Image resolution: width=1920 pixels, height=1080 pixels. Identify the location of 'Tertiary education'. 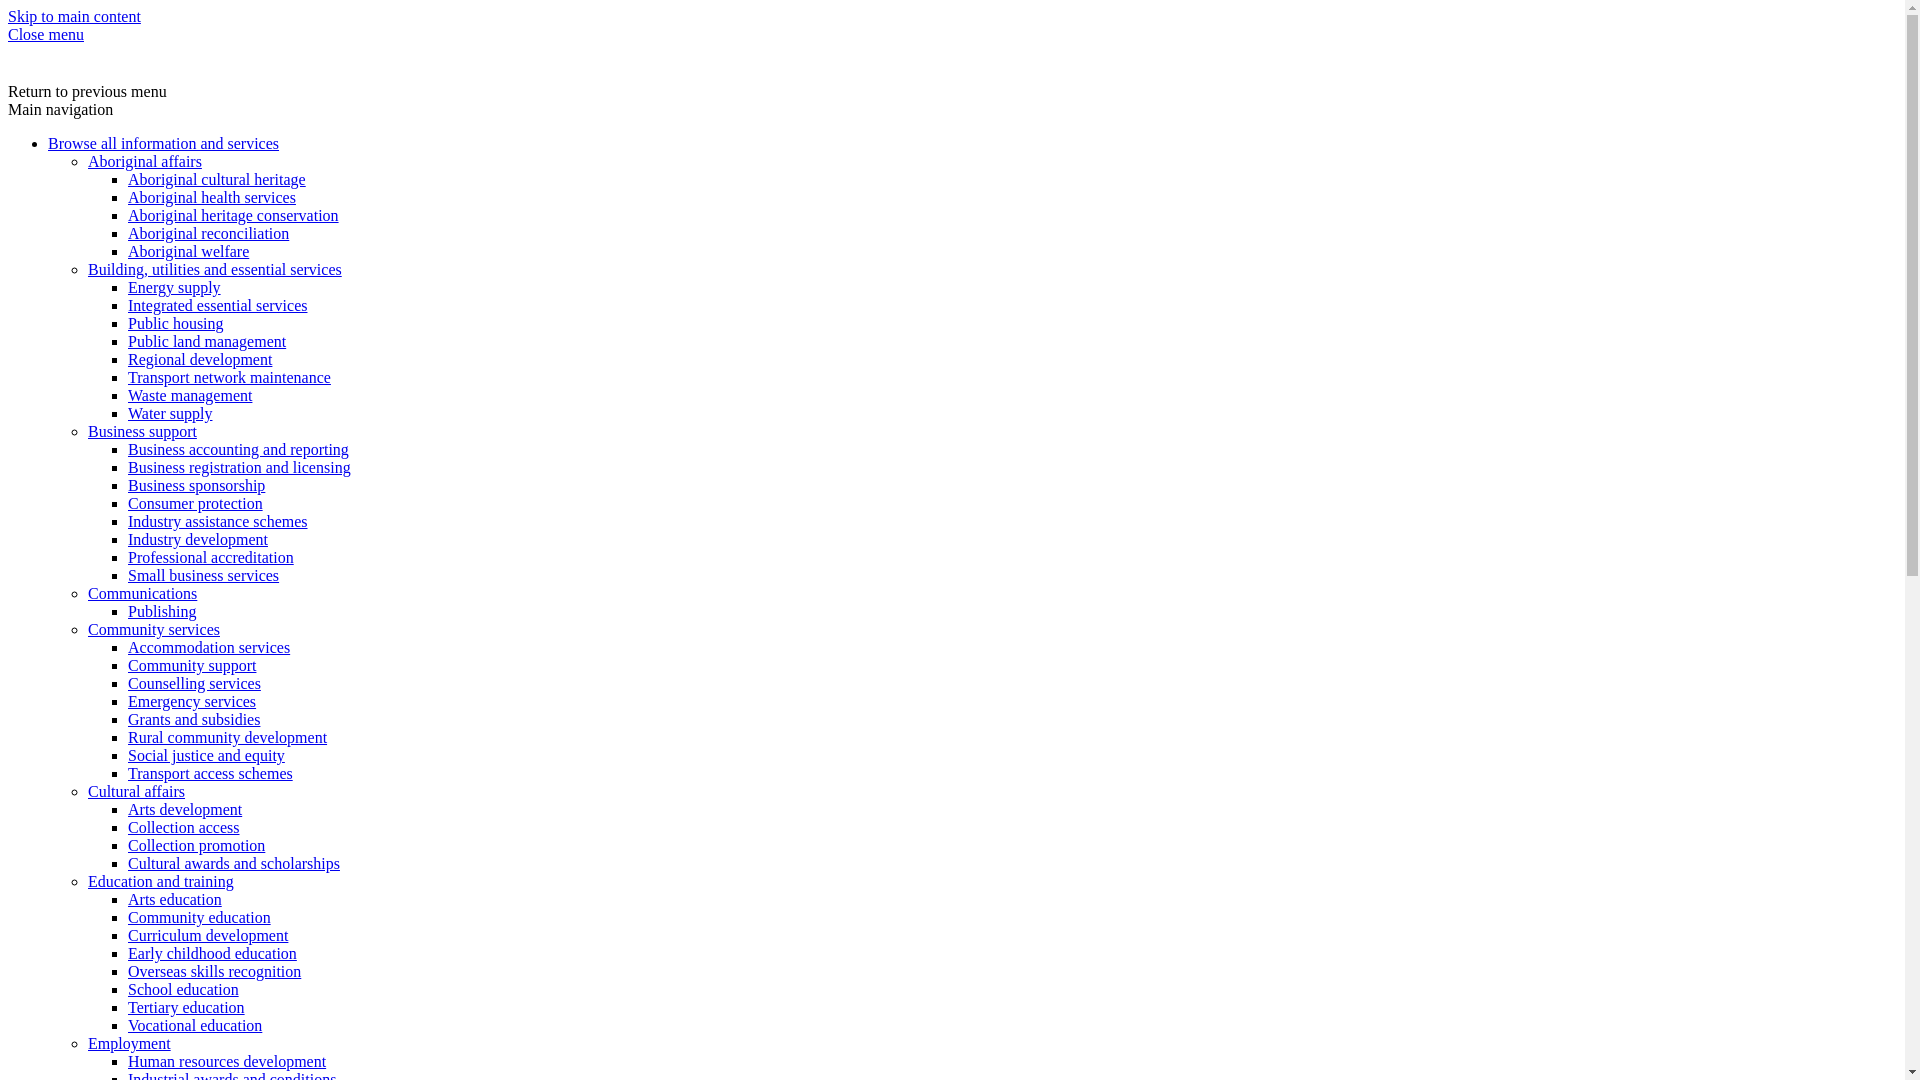
(186, 1007).